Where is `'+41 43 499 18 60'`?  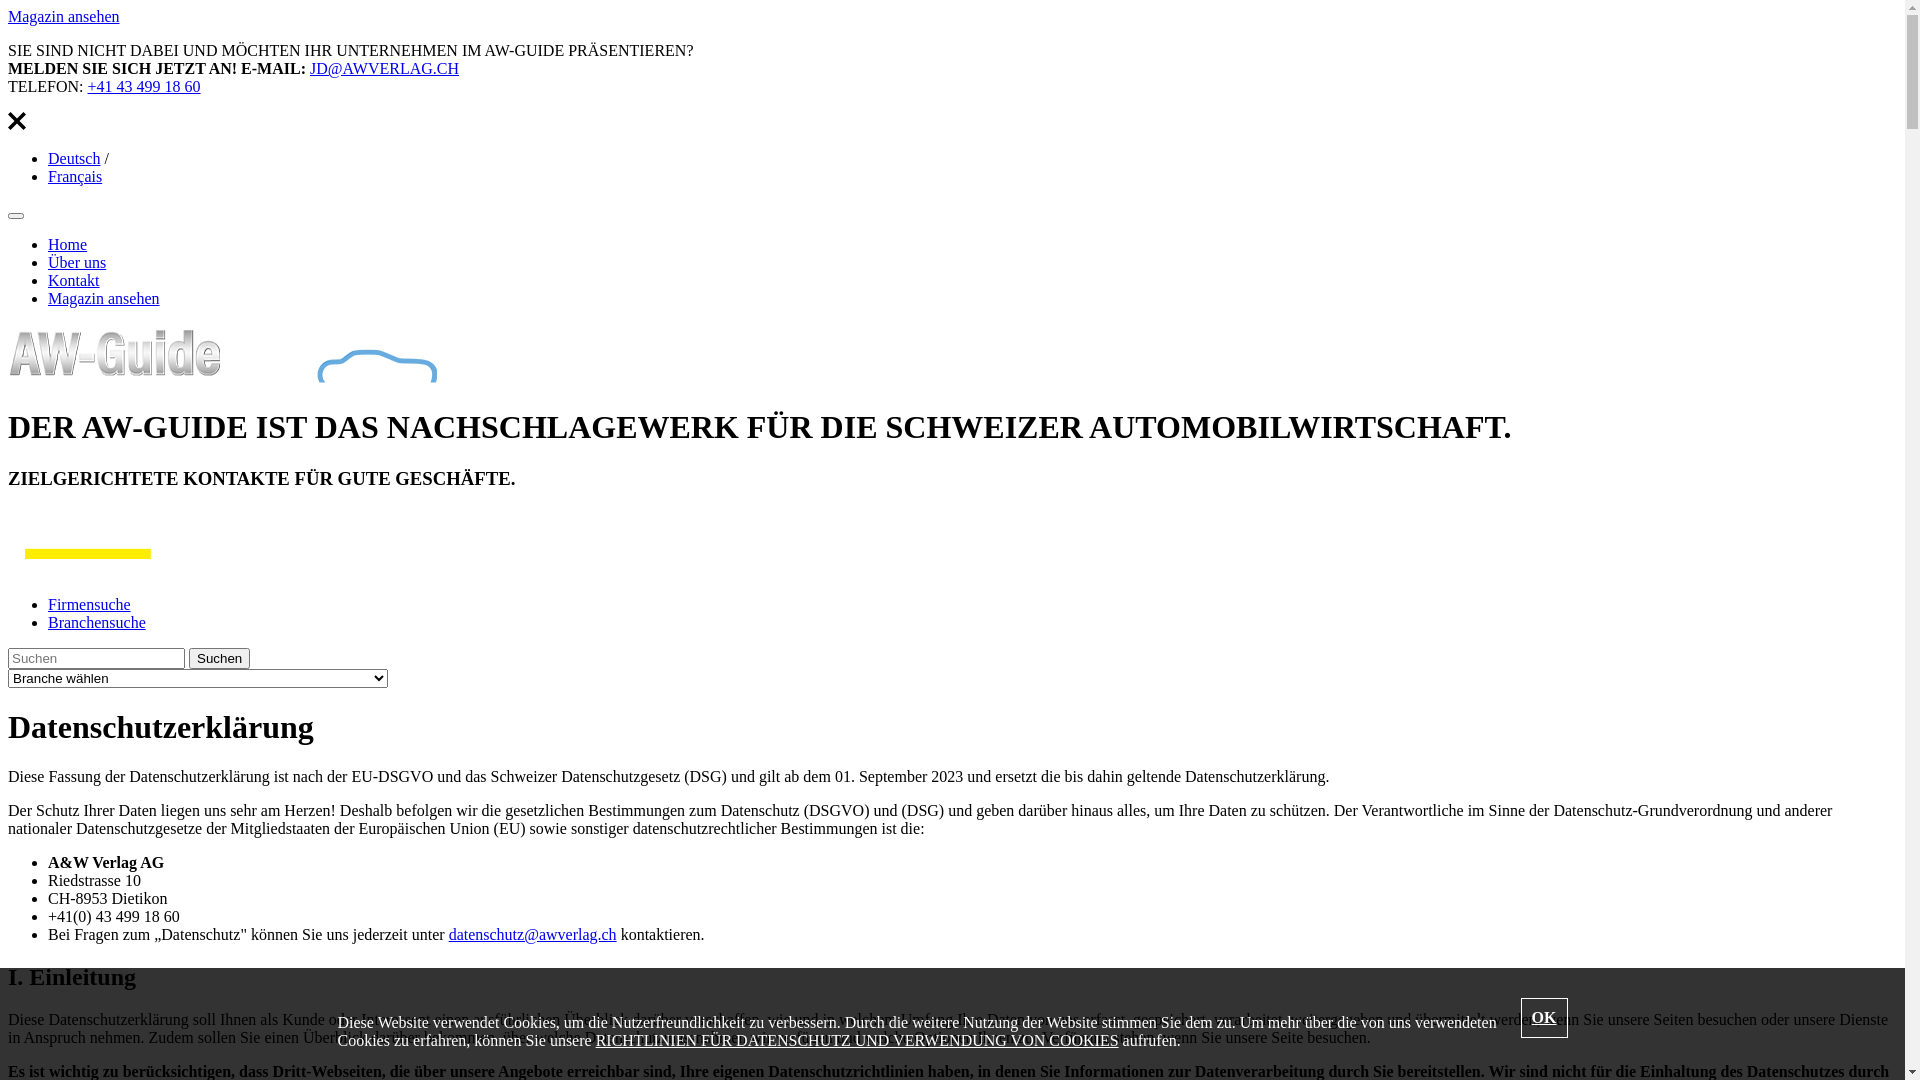 '+41 43 499 18 60' is located at coordinates (86, 85).